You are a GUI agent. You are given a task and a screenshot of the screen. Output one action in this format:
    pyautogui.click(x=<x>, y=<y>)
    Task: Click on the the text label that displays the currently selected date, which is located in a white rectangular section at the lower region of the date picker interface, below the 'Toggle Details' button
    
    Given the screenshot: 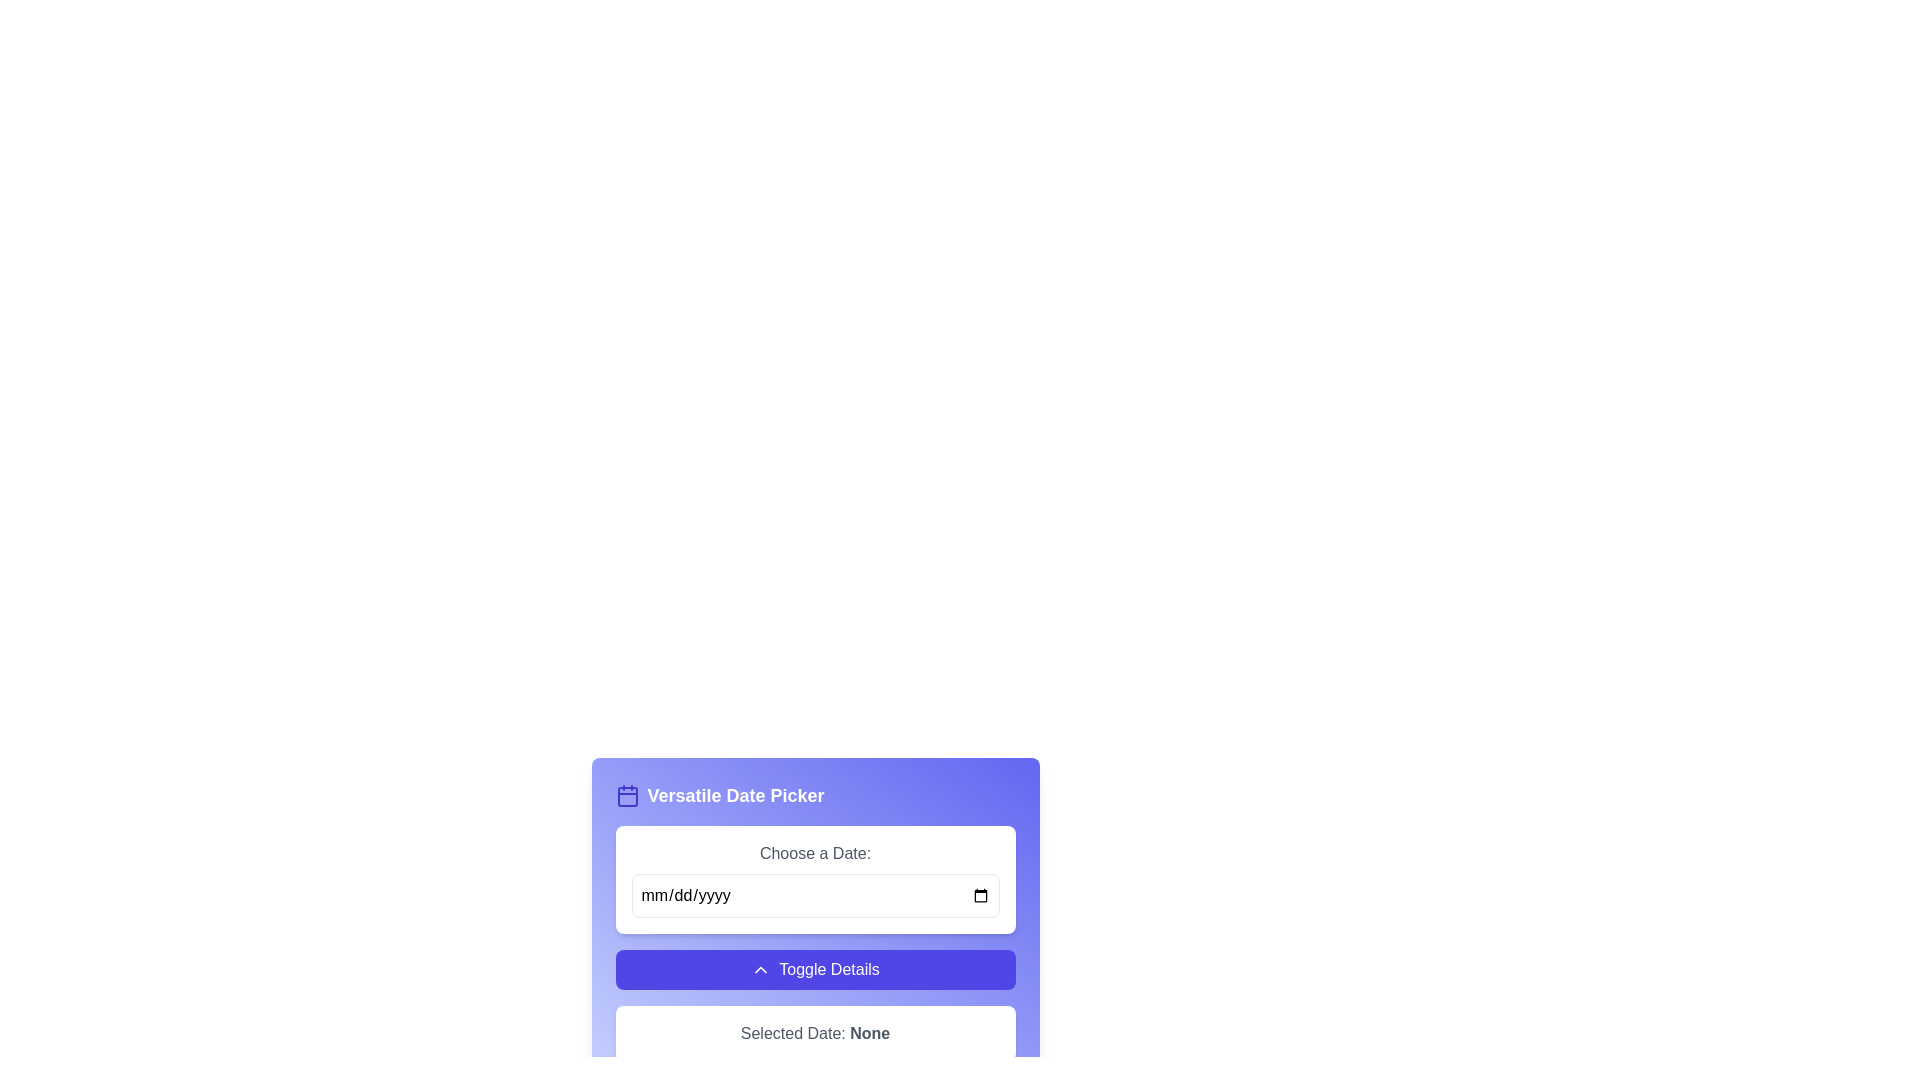 What is the action you would take?
    pyautogui.click(x=815, y=1033)
    